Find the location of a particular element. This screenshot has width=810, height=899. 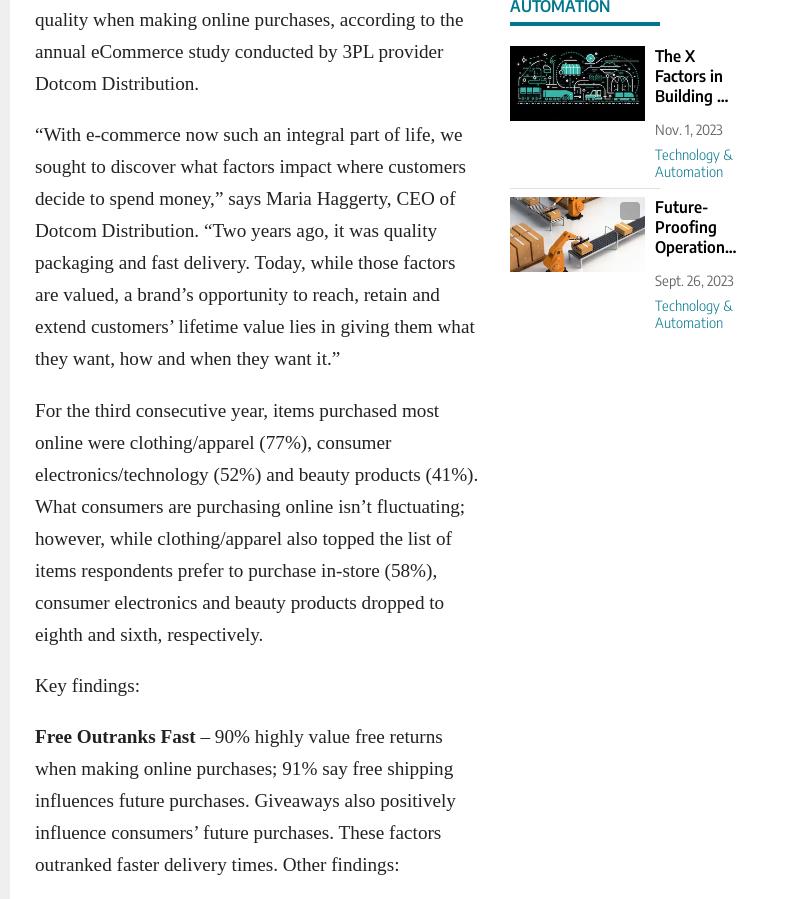

'Sept. 26, 2023' is located at coordinates (692, 280).